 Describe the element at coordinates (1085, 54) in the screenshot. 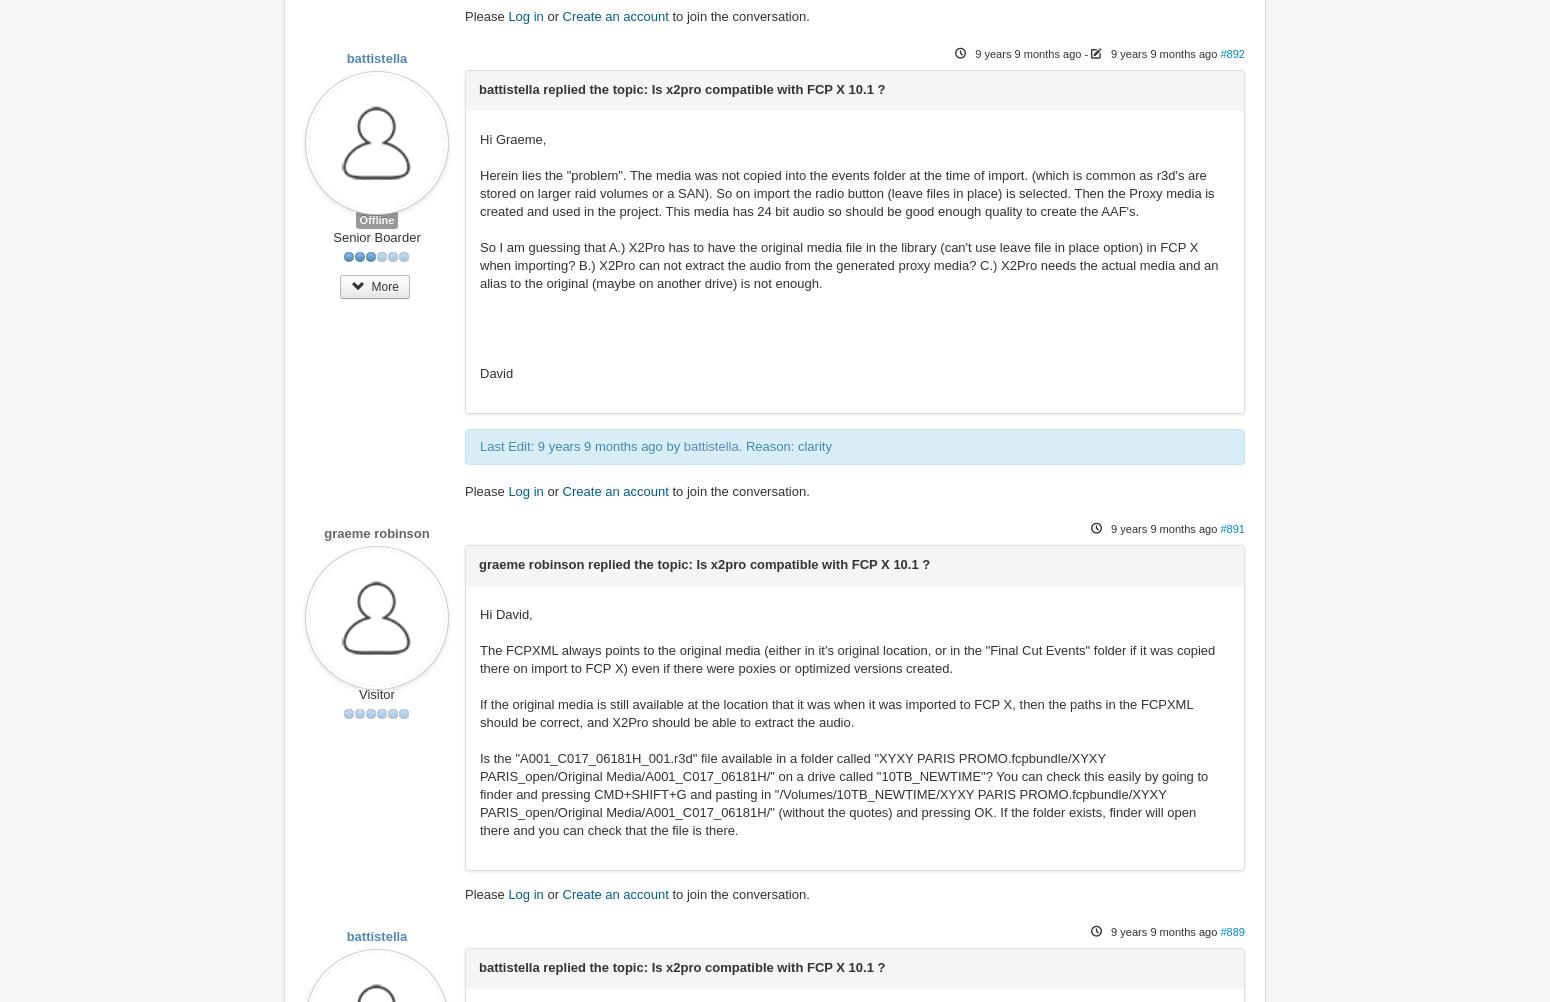

I see `'-'` at that location.